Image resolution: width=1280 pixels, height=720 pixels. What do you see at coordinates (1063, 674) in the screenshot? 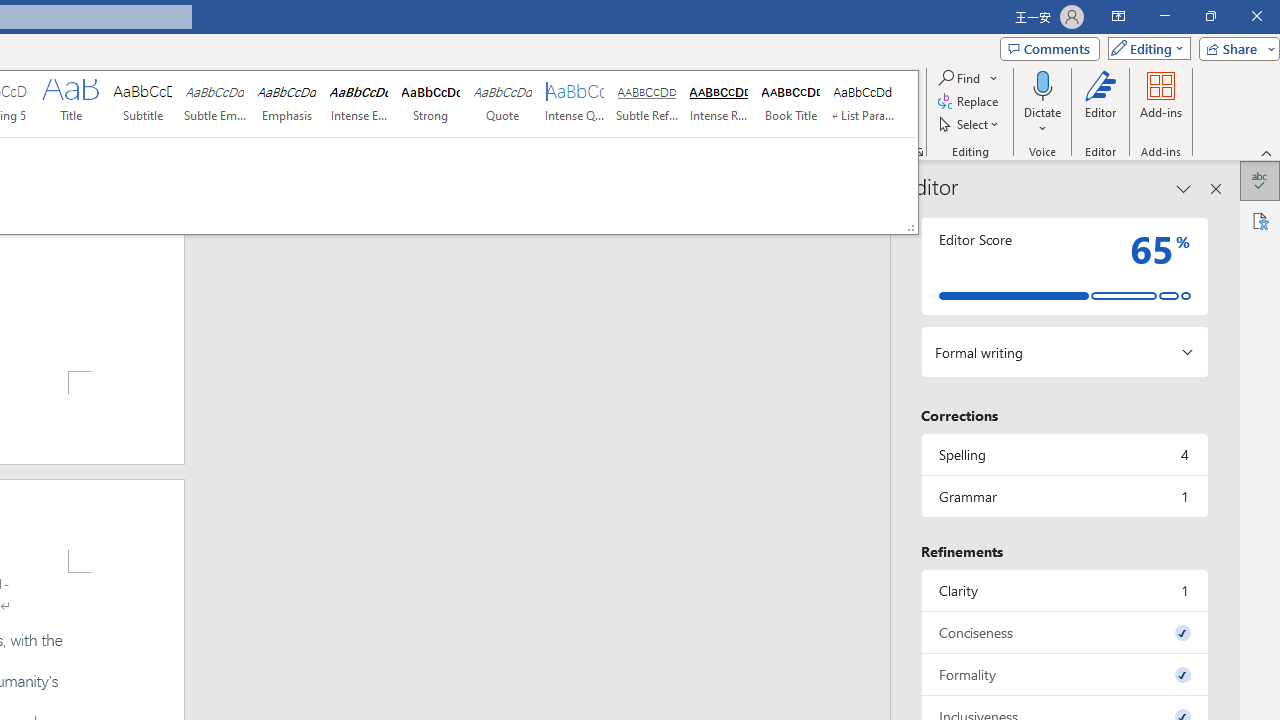
I see `'Formality, 0 issues. Press space or enter to review items.'` at bounding box center [1063, 674].